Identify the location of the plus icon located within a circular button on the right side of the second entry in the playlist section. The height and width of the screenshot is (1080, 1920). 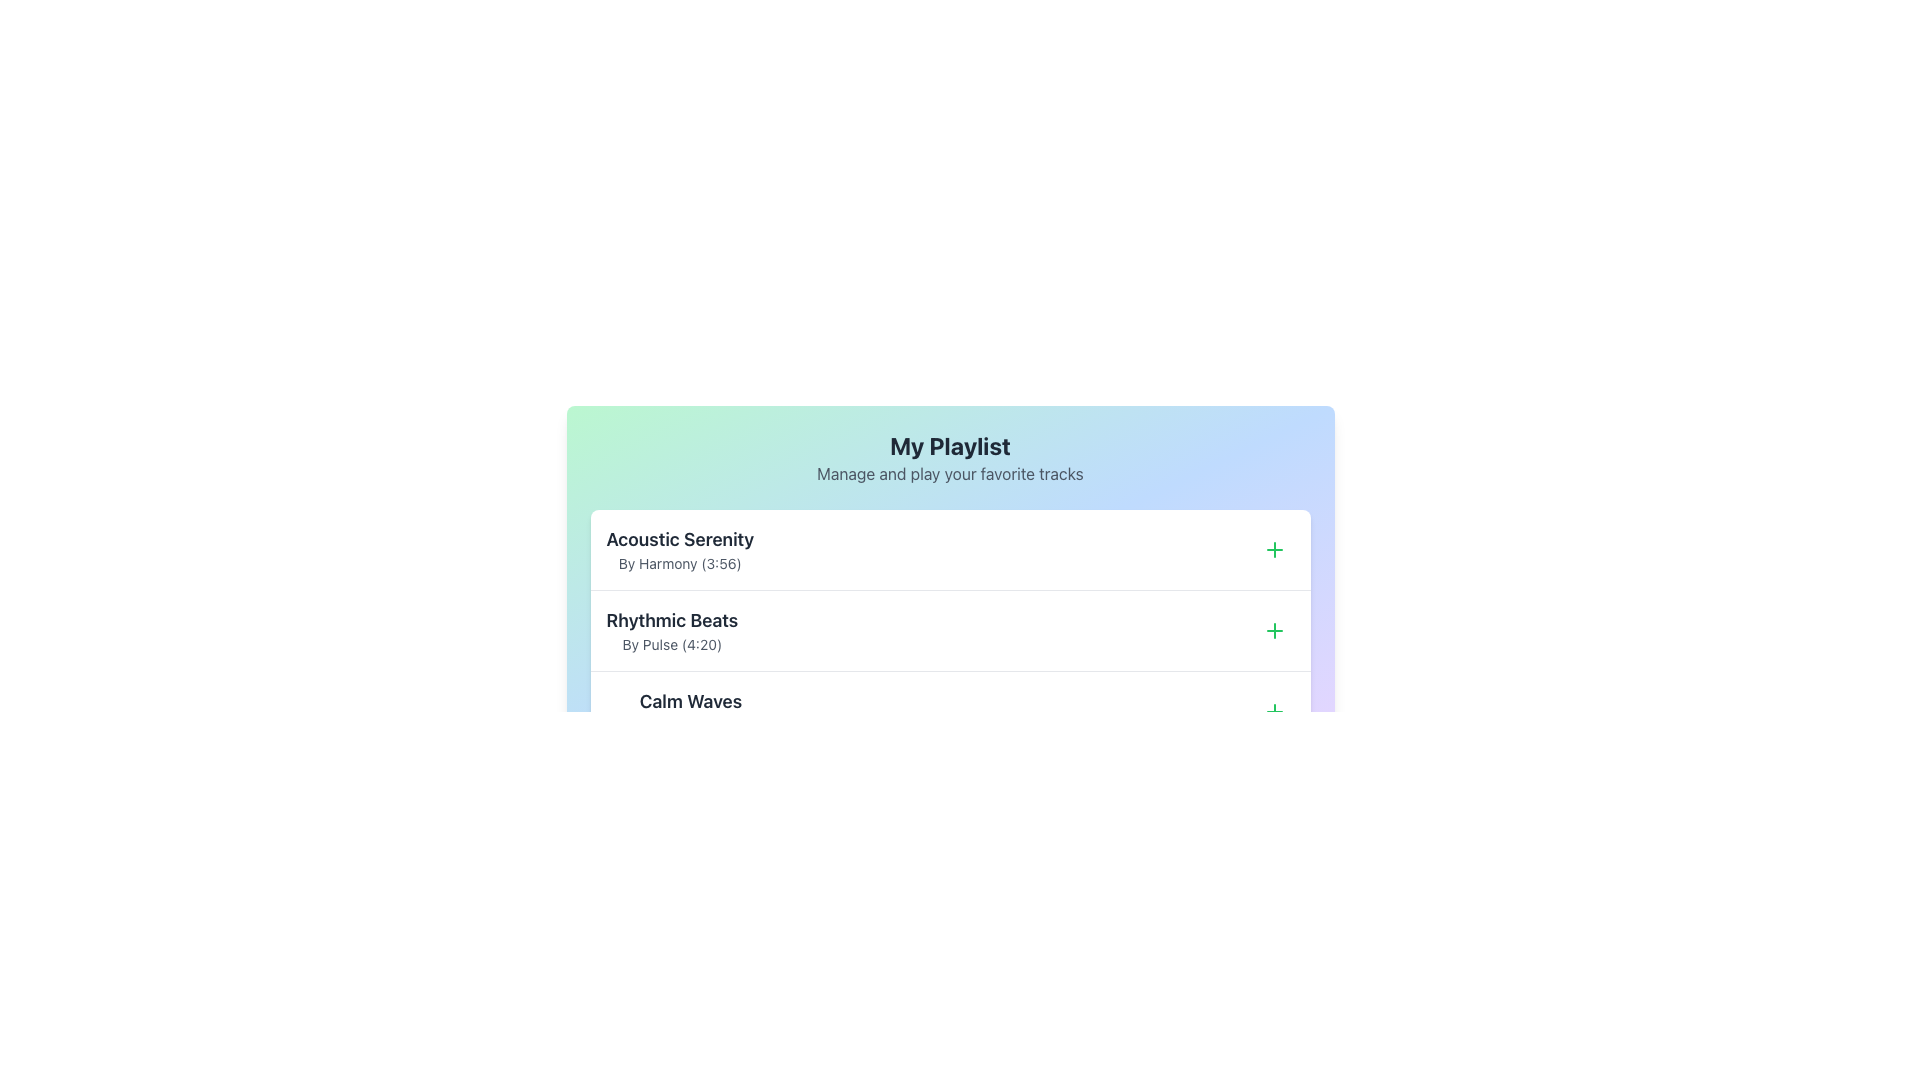
(1273, 631).